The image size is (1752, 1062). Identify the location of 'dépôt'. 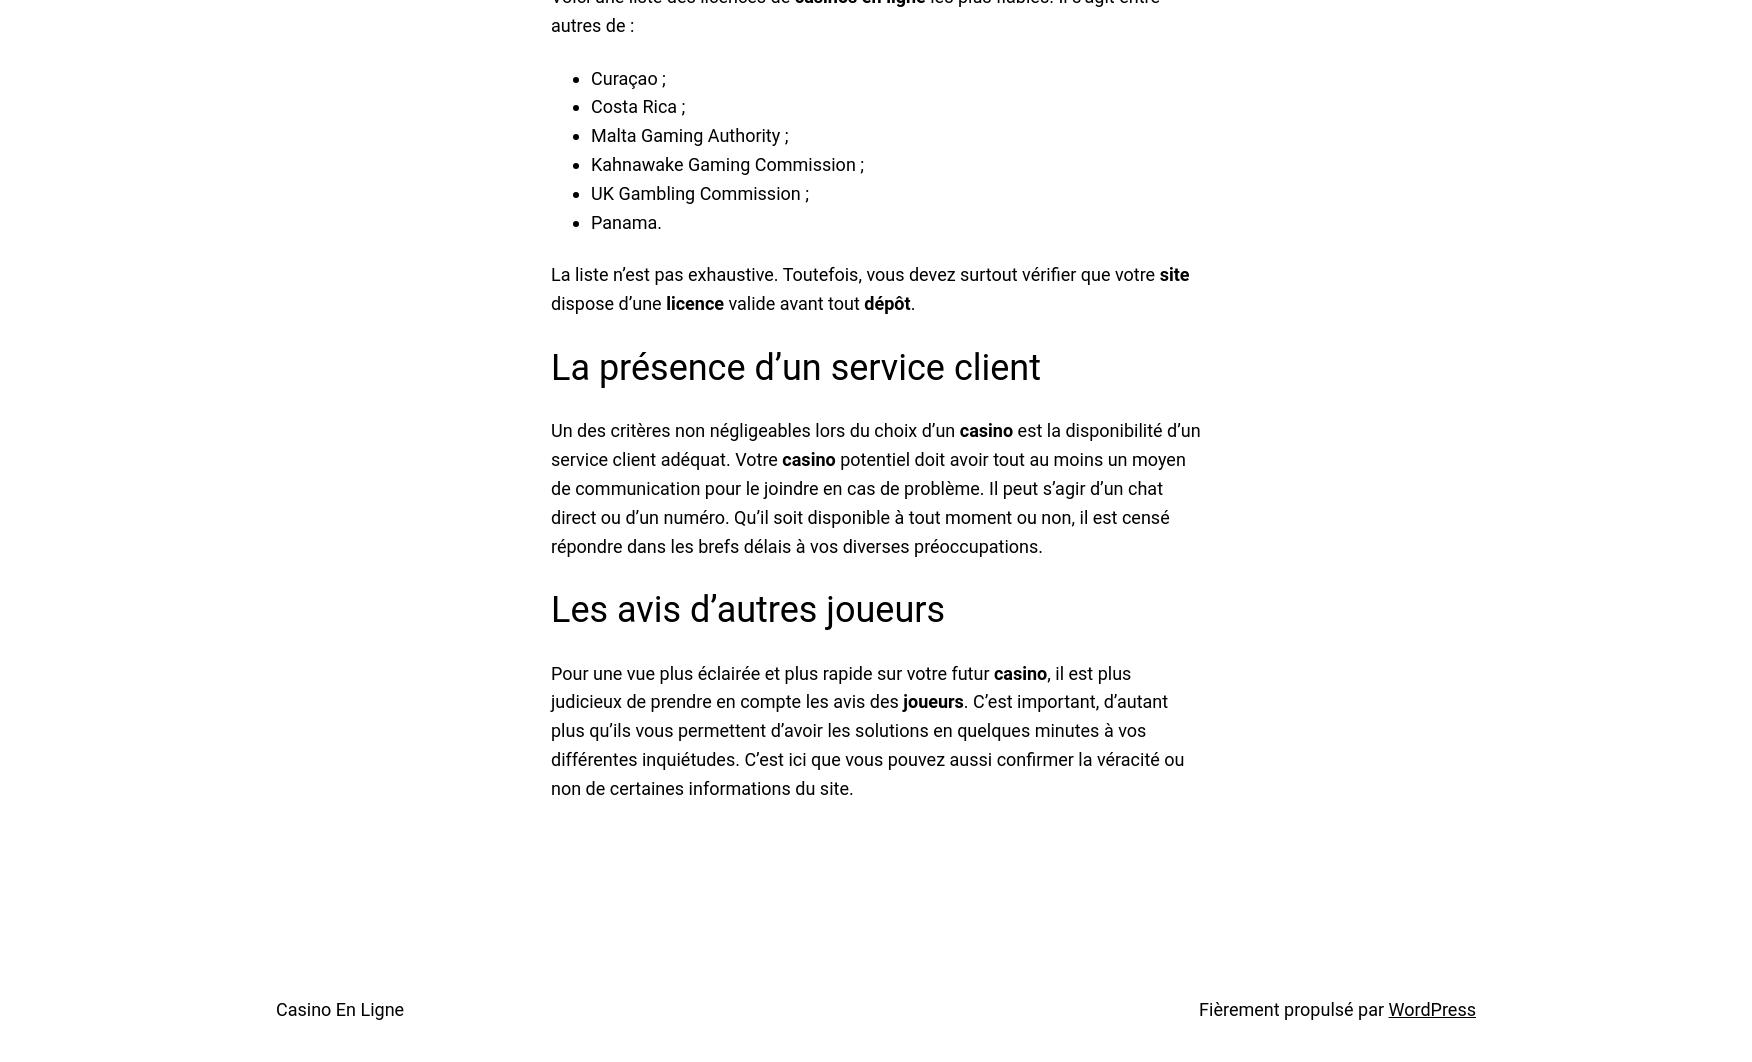
(887, 302).